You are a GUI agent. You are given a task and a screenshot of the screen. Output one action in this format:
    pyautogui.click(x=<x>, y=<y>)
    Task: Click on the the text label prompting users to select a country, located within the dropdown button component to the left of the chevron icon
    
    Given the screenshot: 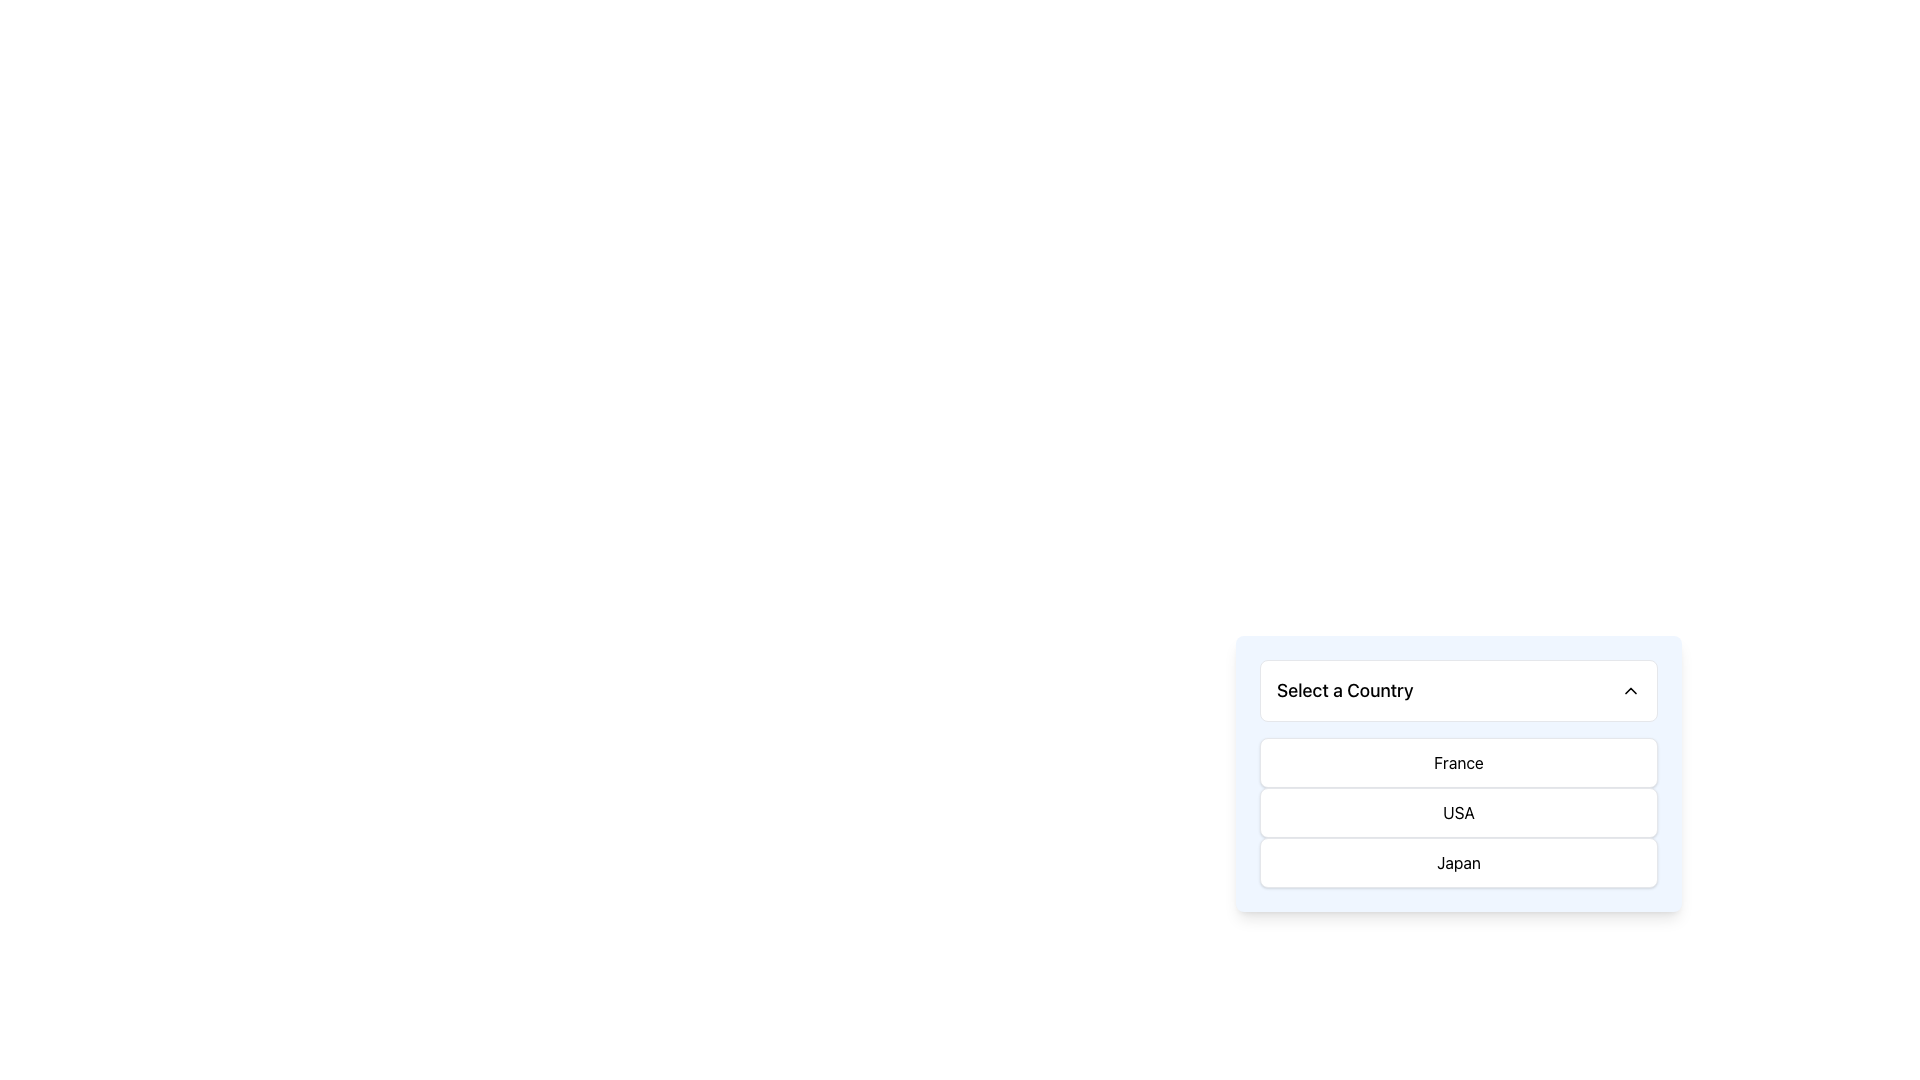 What is the action you would take?
    pyautogui.click(x=1345, y=689)
    